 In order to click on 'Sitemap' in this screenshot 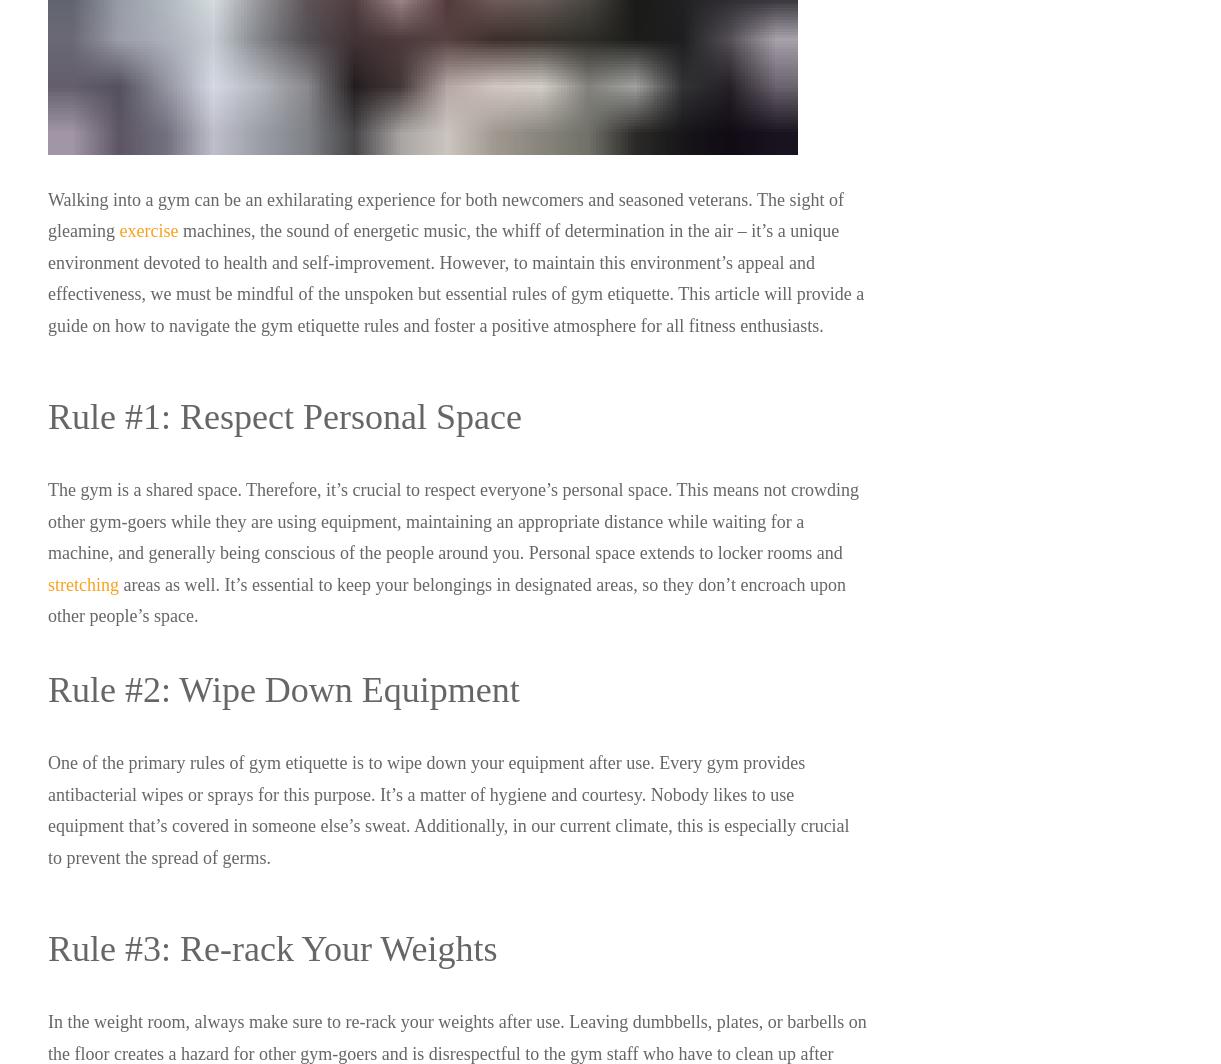, I will do `click(675, 921)`.